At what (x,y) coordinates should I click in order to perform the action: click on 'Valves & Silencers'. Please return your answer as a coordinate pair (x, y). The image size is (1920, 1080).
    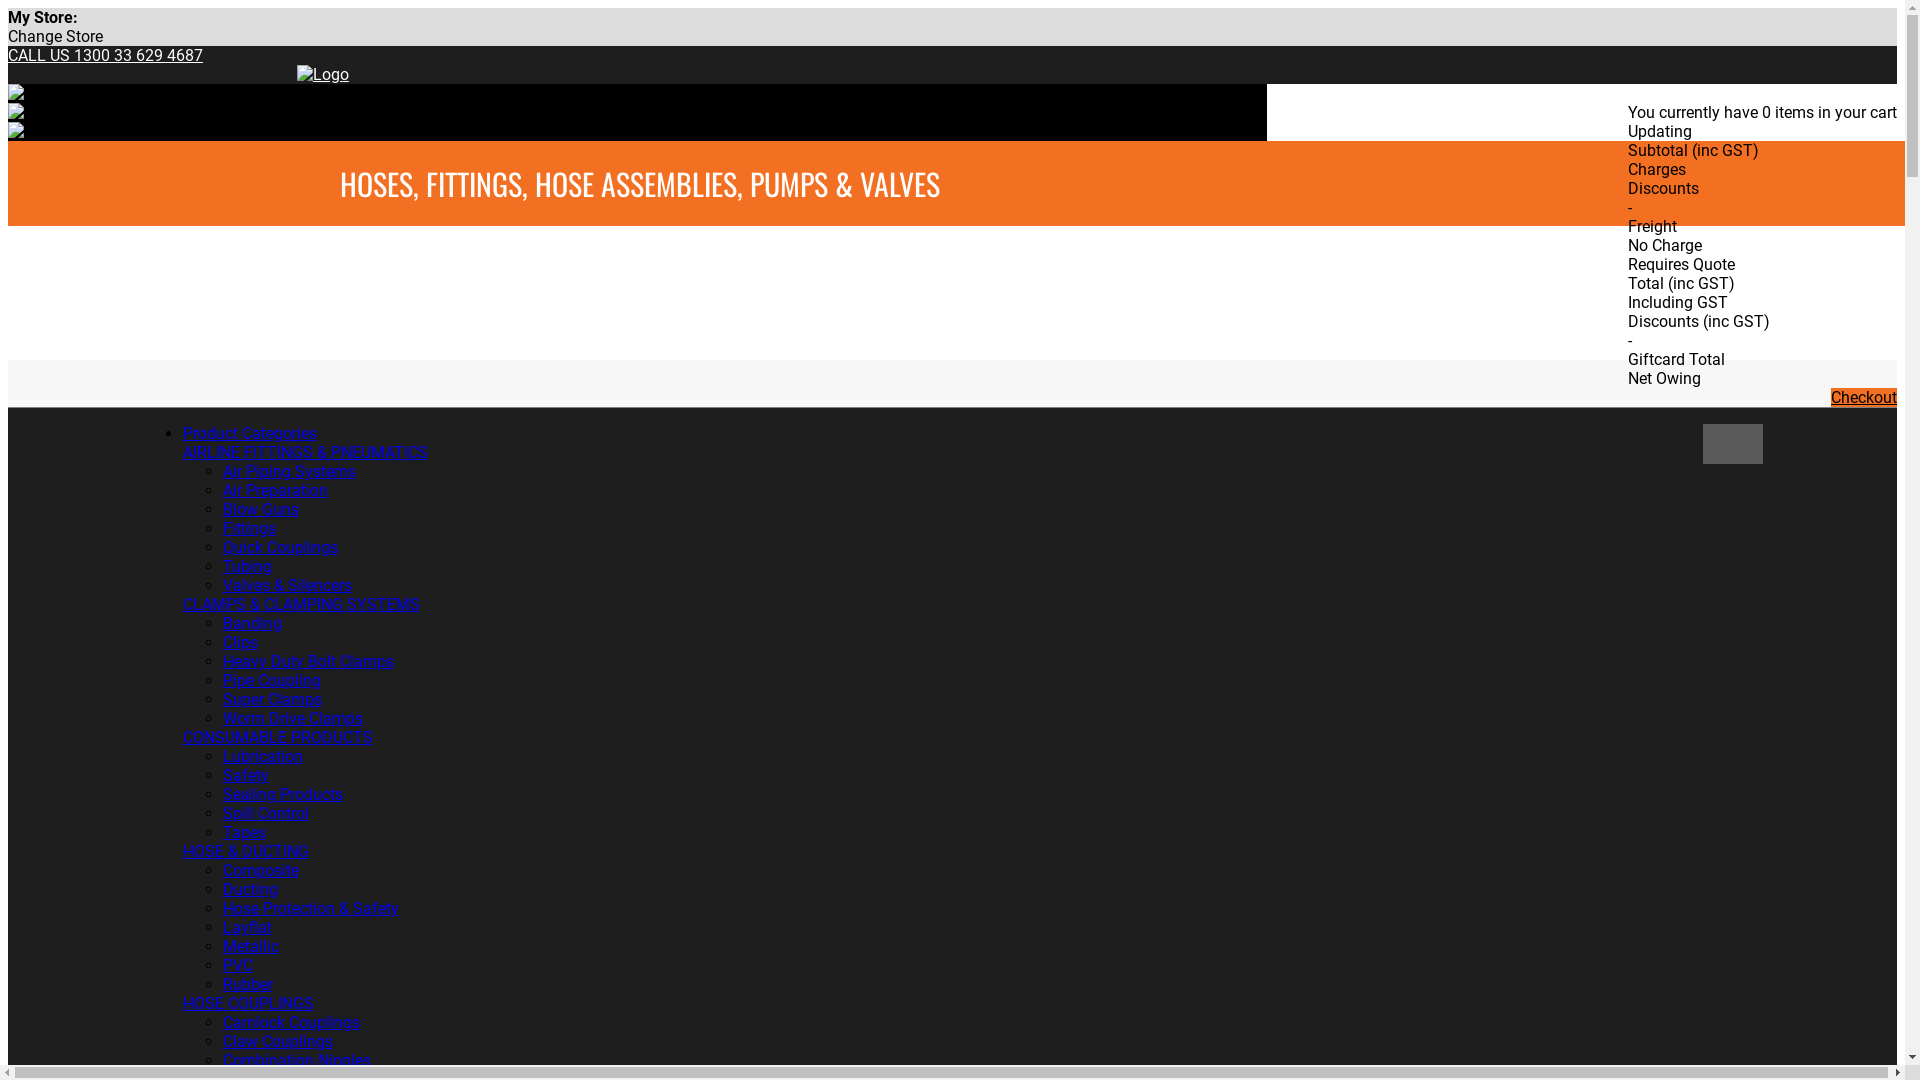
    Looking at the image, I should click on (285, 585).